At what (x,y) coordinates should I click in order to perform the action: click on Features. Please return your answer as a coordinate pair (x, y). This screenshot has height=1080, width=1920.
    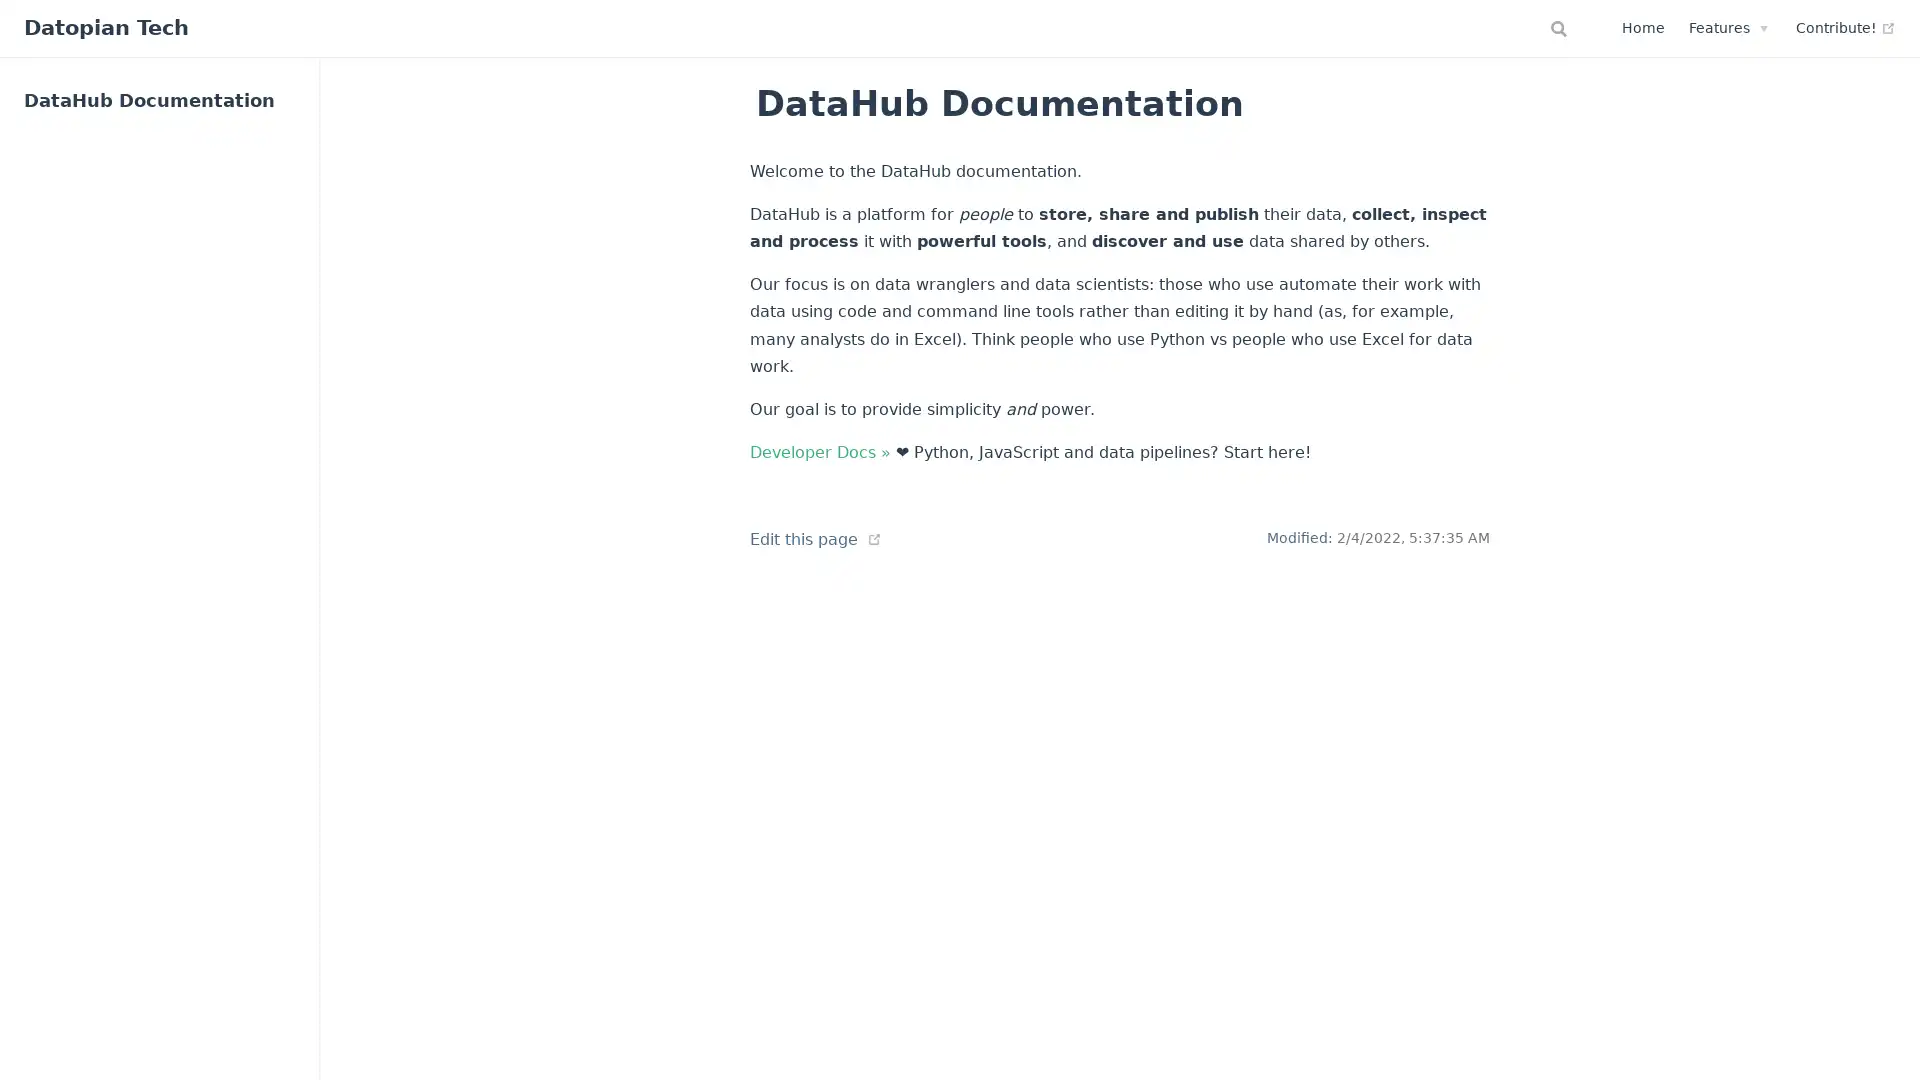
    Looking at the image, I should click on (1727, 27).